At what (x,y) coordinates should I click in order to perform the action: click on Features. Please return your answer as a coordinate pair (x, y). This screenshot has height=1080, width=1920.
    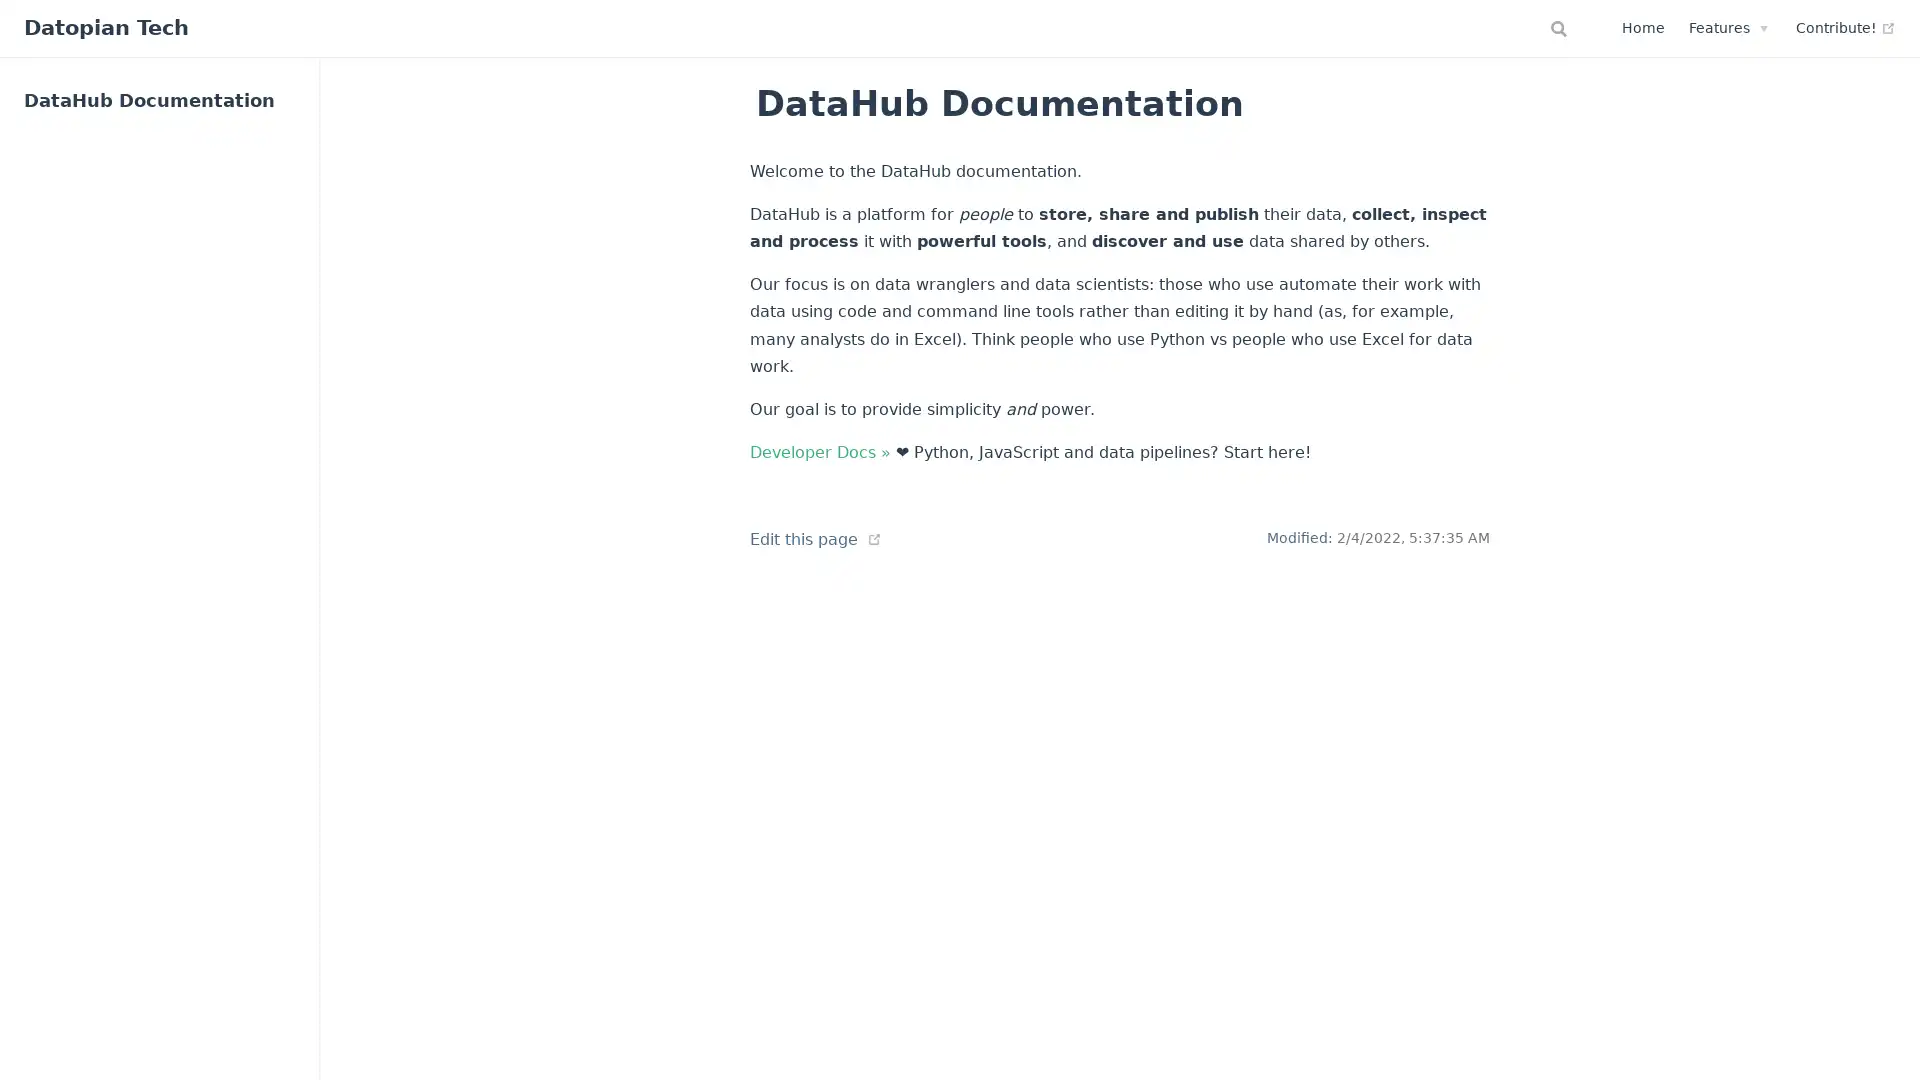
    Looking at the image, I should click on (1727, 27).